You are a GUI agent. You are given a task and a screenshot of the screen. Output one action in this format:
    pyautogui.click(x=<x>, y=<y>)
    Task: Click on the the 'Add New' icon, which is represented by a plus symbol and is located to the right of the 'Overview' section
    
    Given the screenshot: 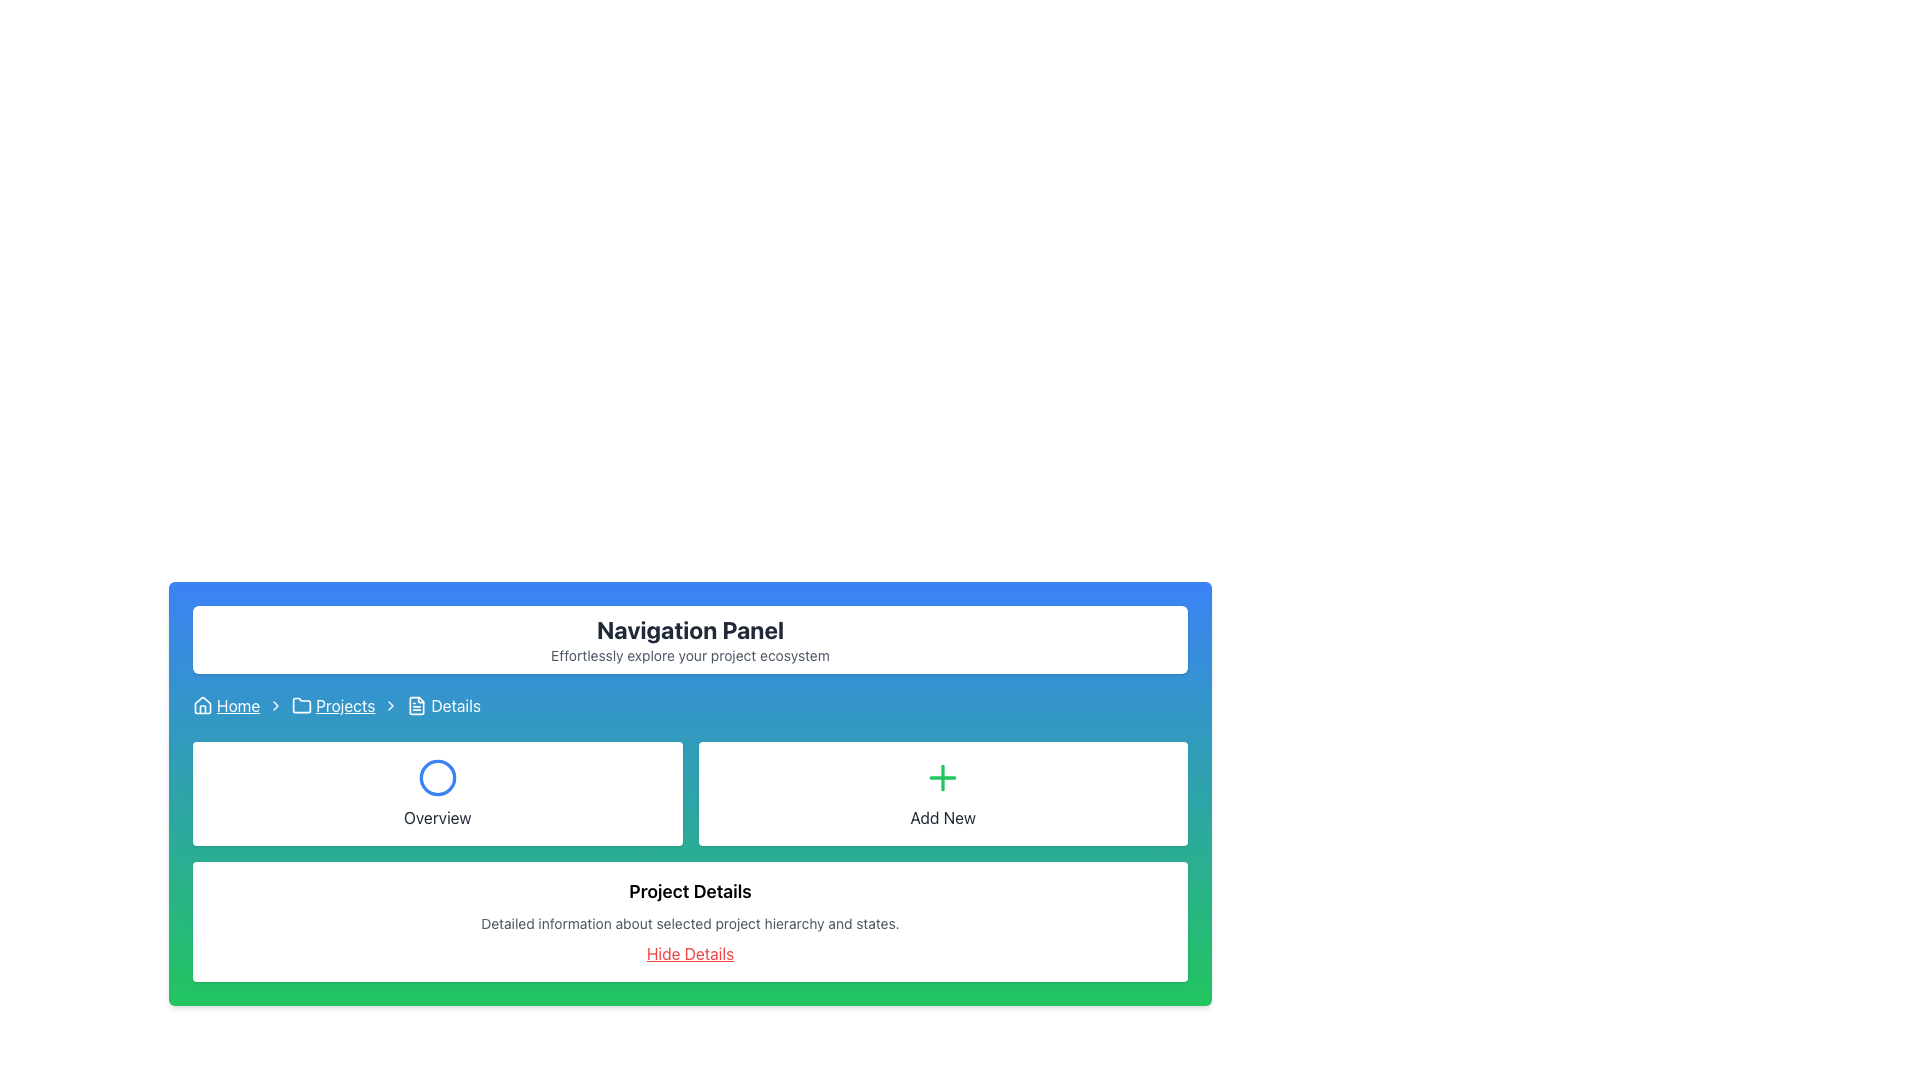 What is the action you would take?
    pyautogui.click(x=942, y=777)
    